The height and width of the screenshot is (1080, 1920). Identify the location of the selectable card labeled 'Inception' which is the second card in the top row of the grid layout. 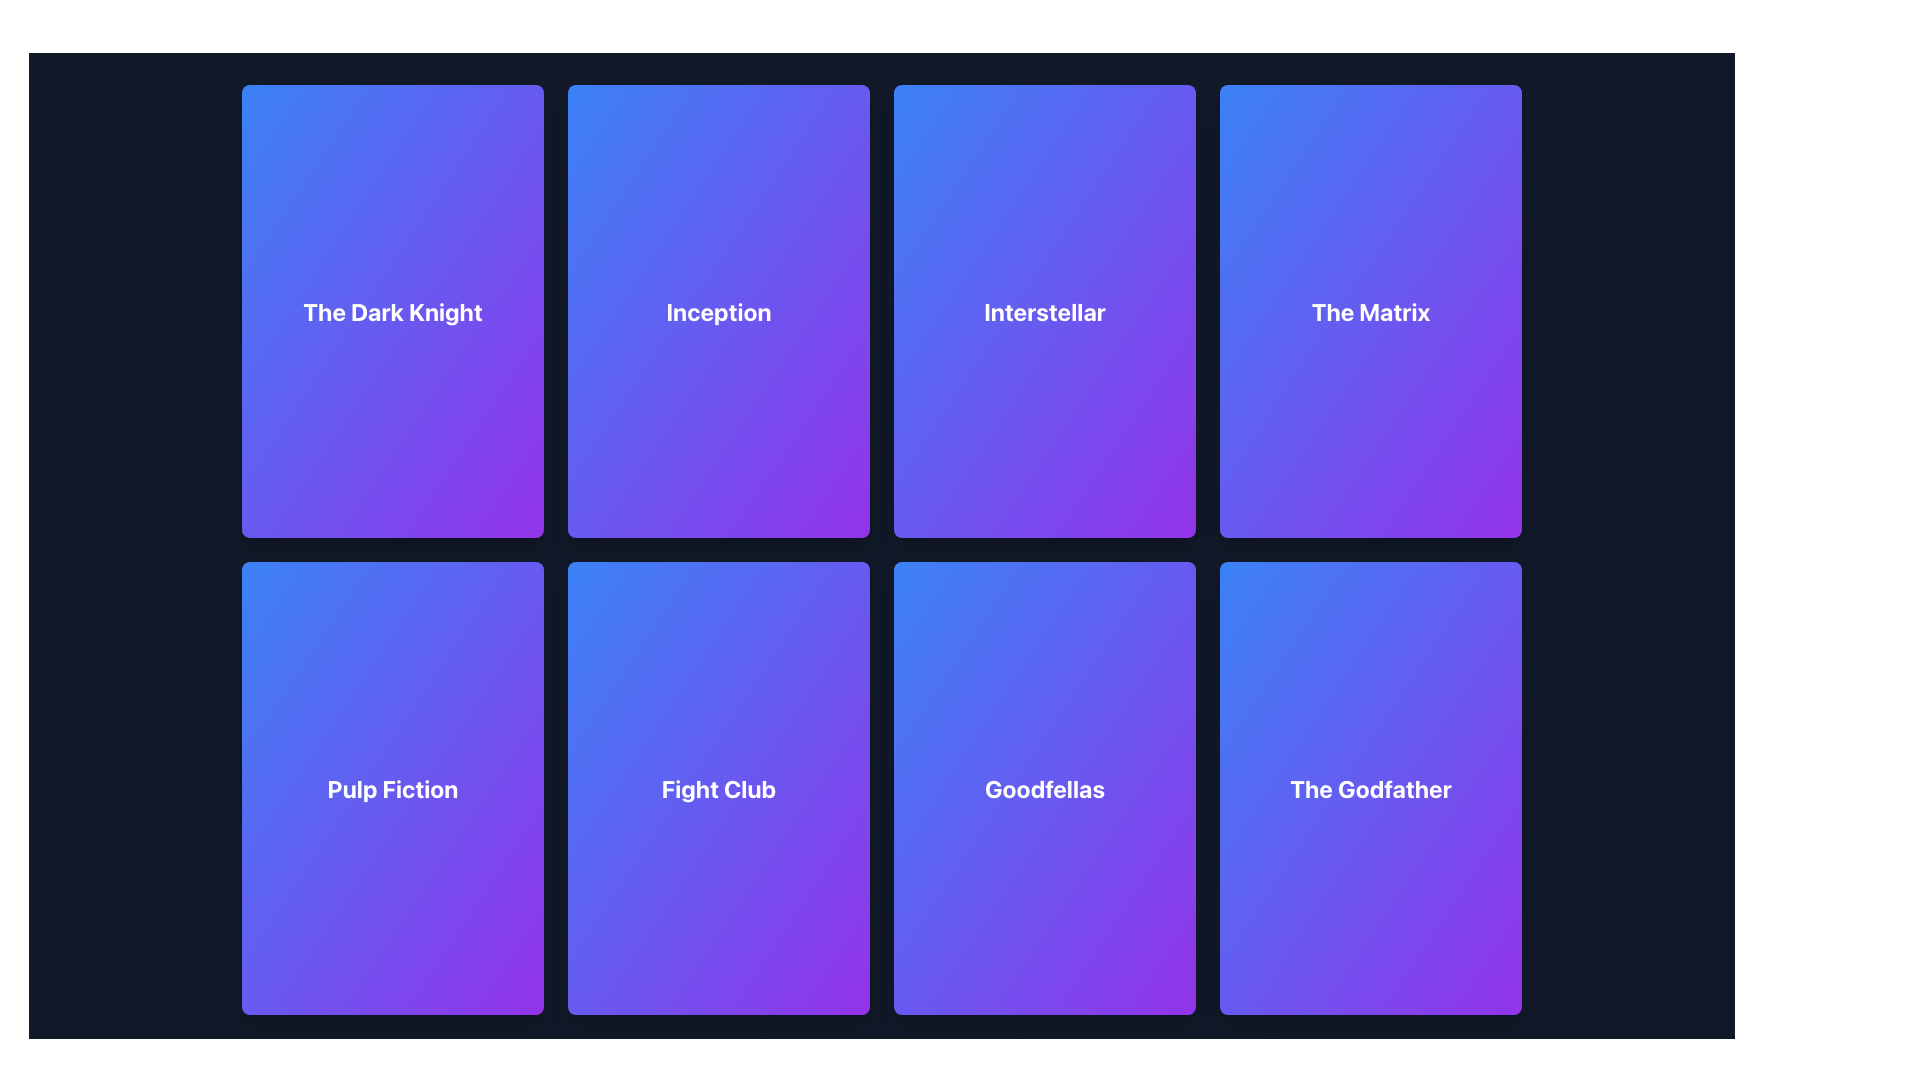
(719, 311).